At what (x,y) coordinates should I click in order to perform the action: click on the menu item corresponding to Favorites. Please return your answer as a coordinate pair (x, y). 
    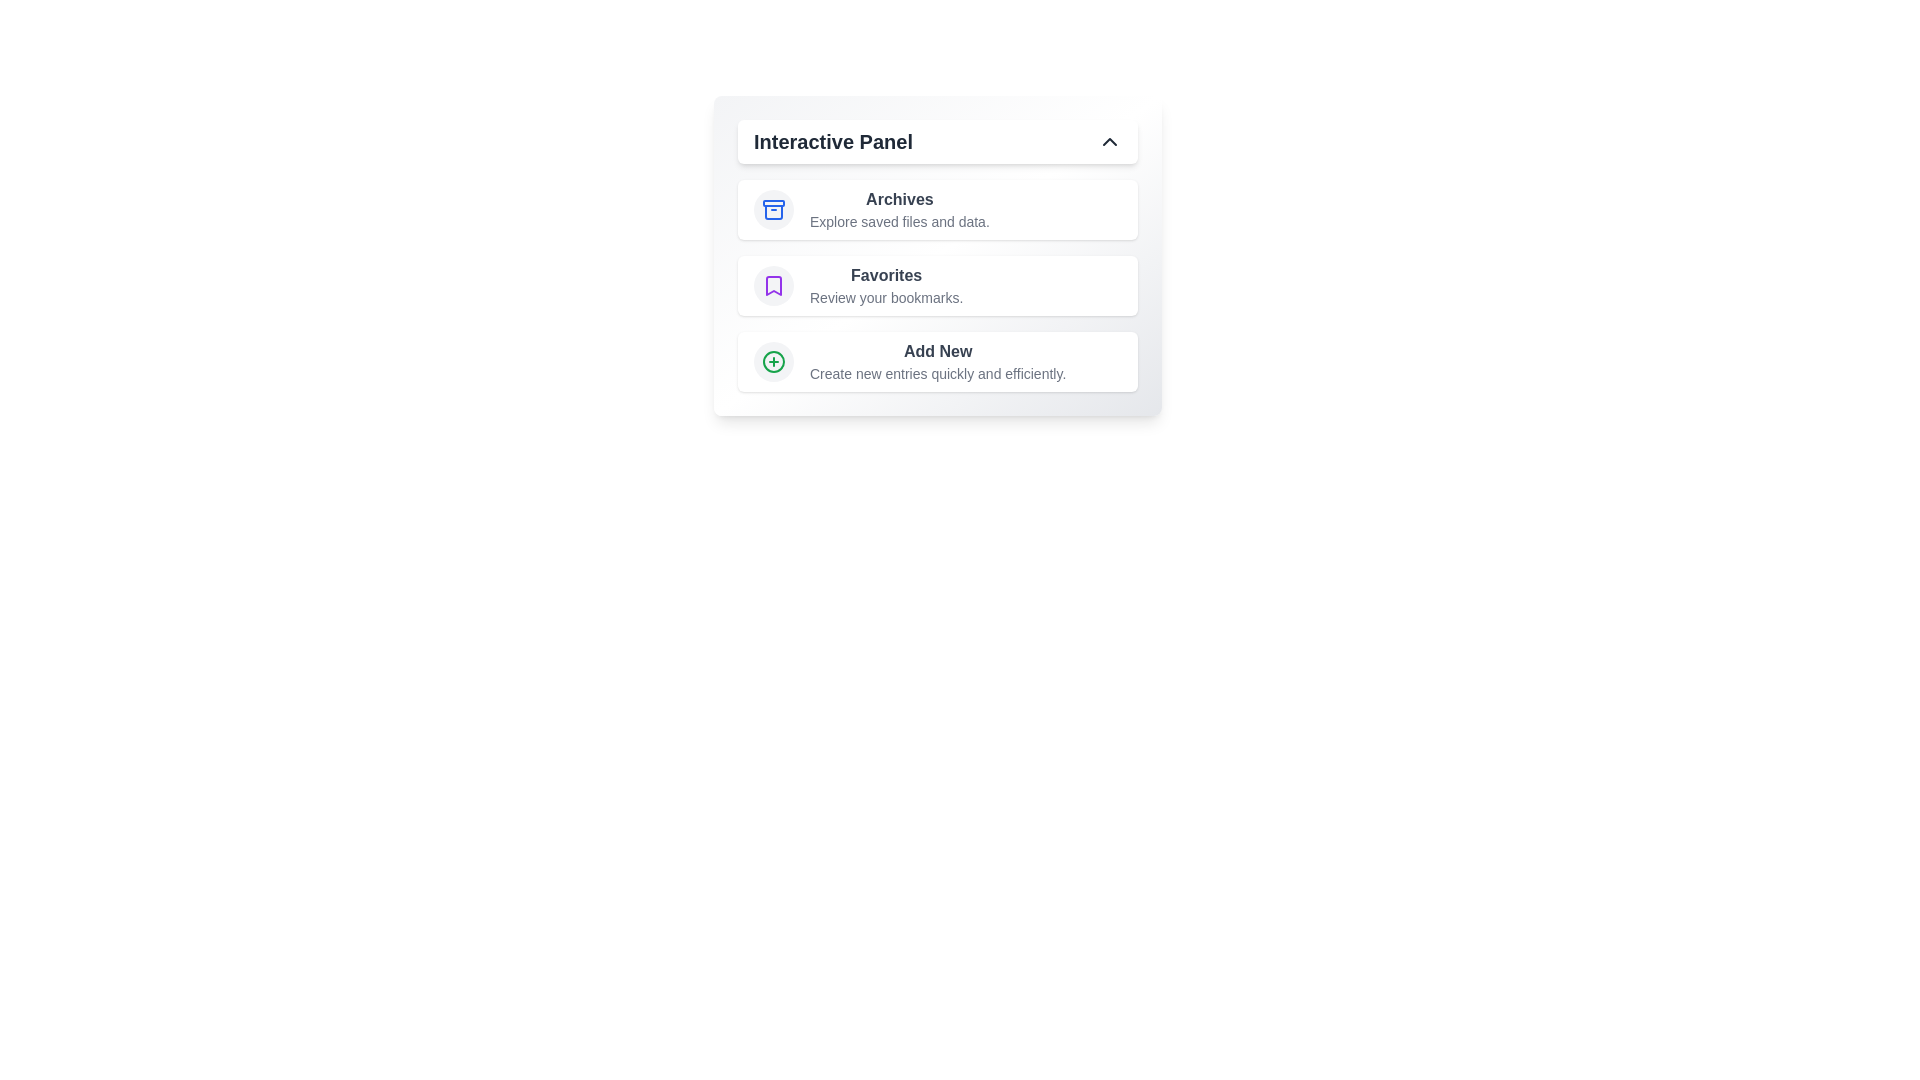
    Looking at the image, I should click on (936, 285).